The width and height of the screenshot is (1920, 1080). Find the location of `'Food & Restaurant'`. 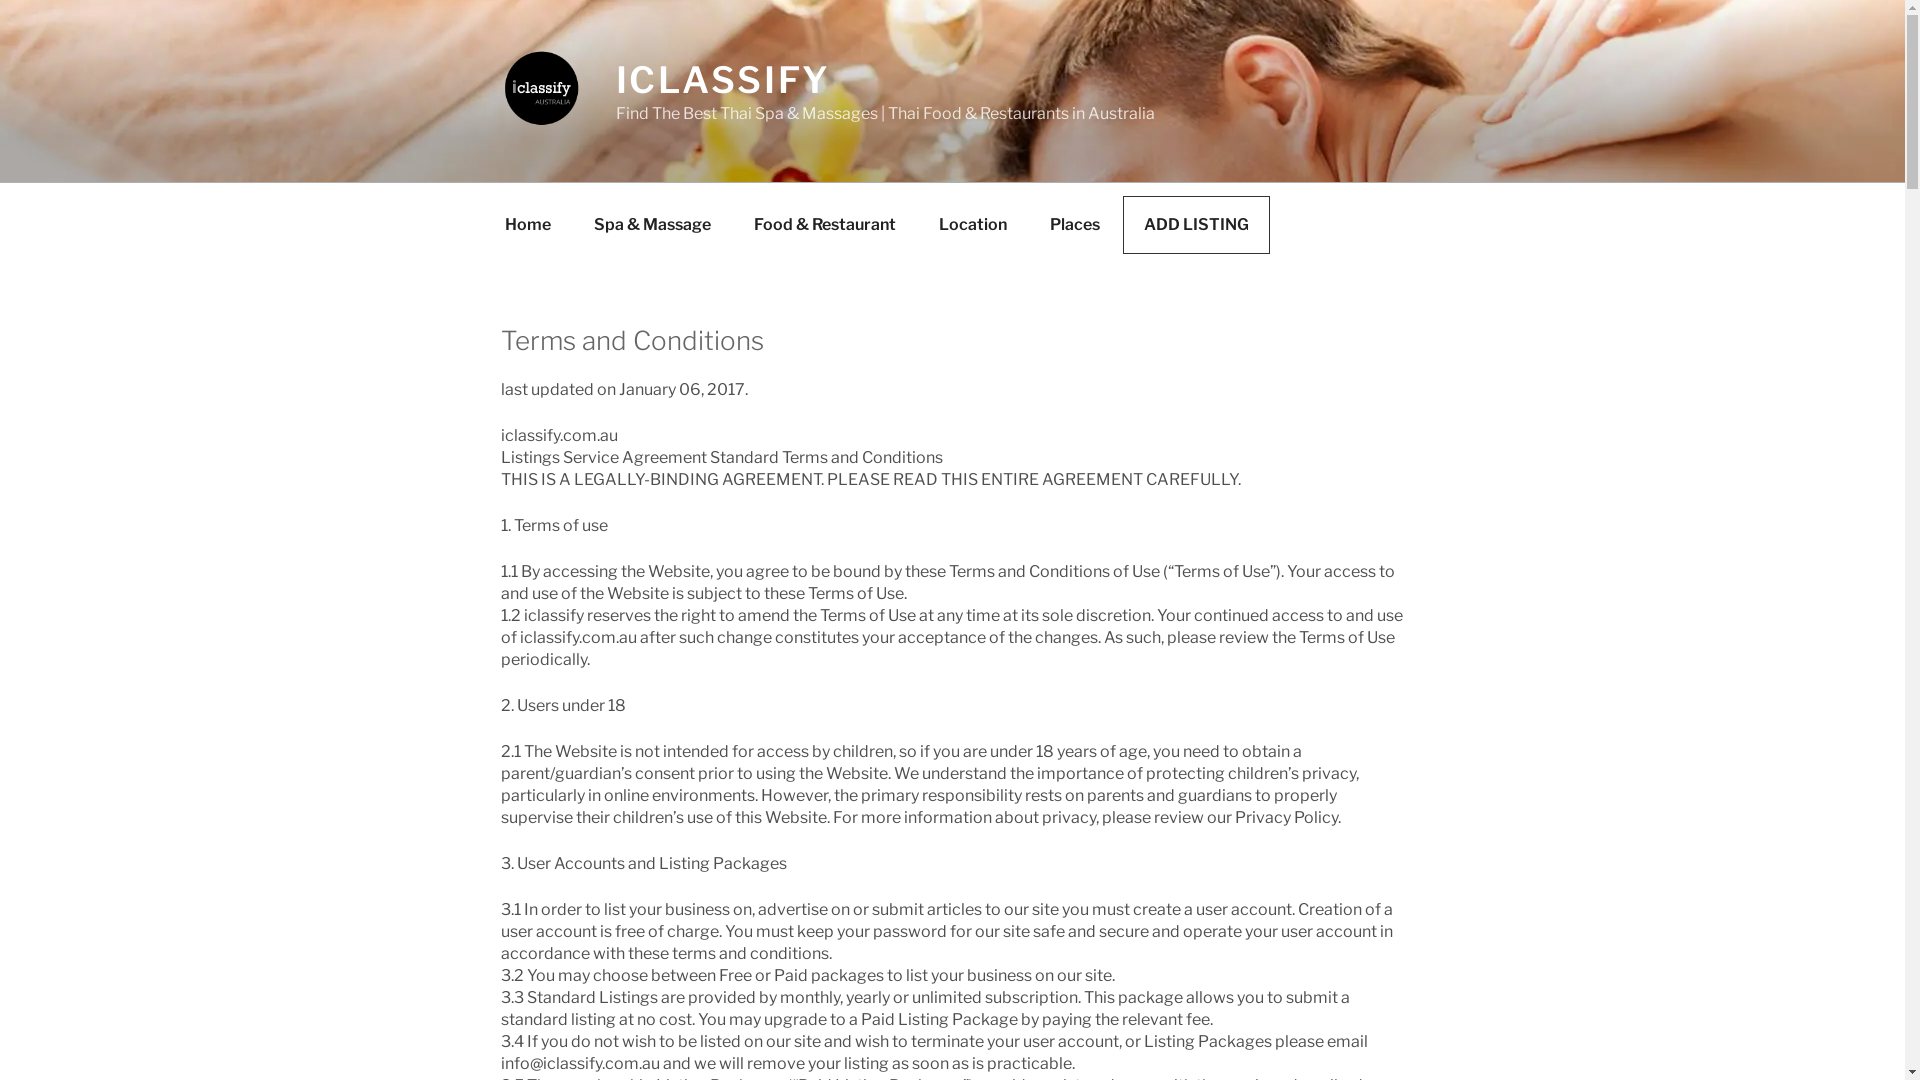

'Food & Restaurant' is located at coordinates (825, 224).